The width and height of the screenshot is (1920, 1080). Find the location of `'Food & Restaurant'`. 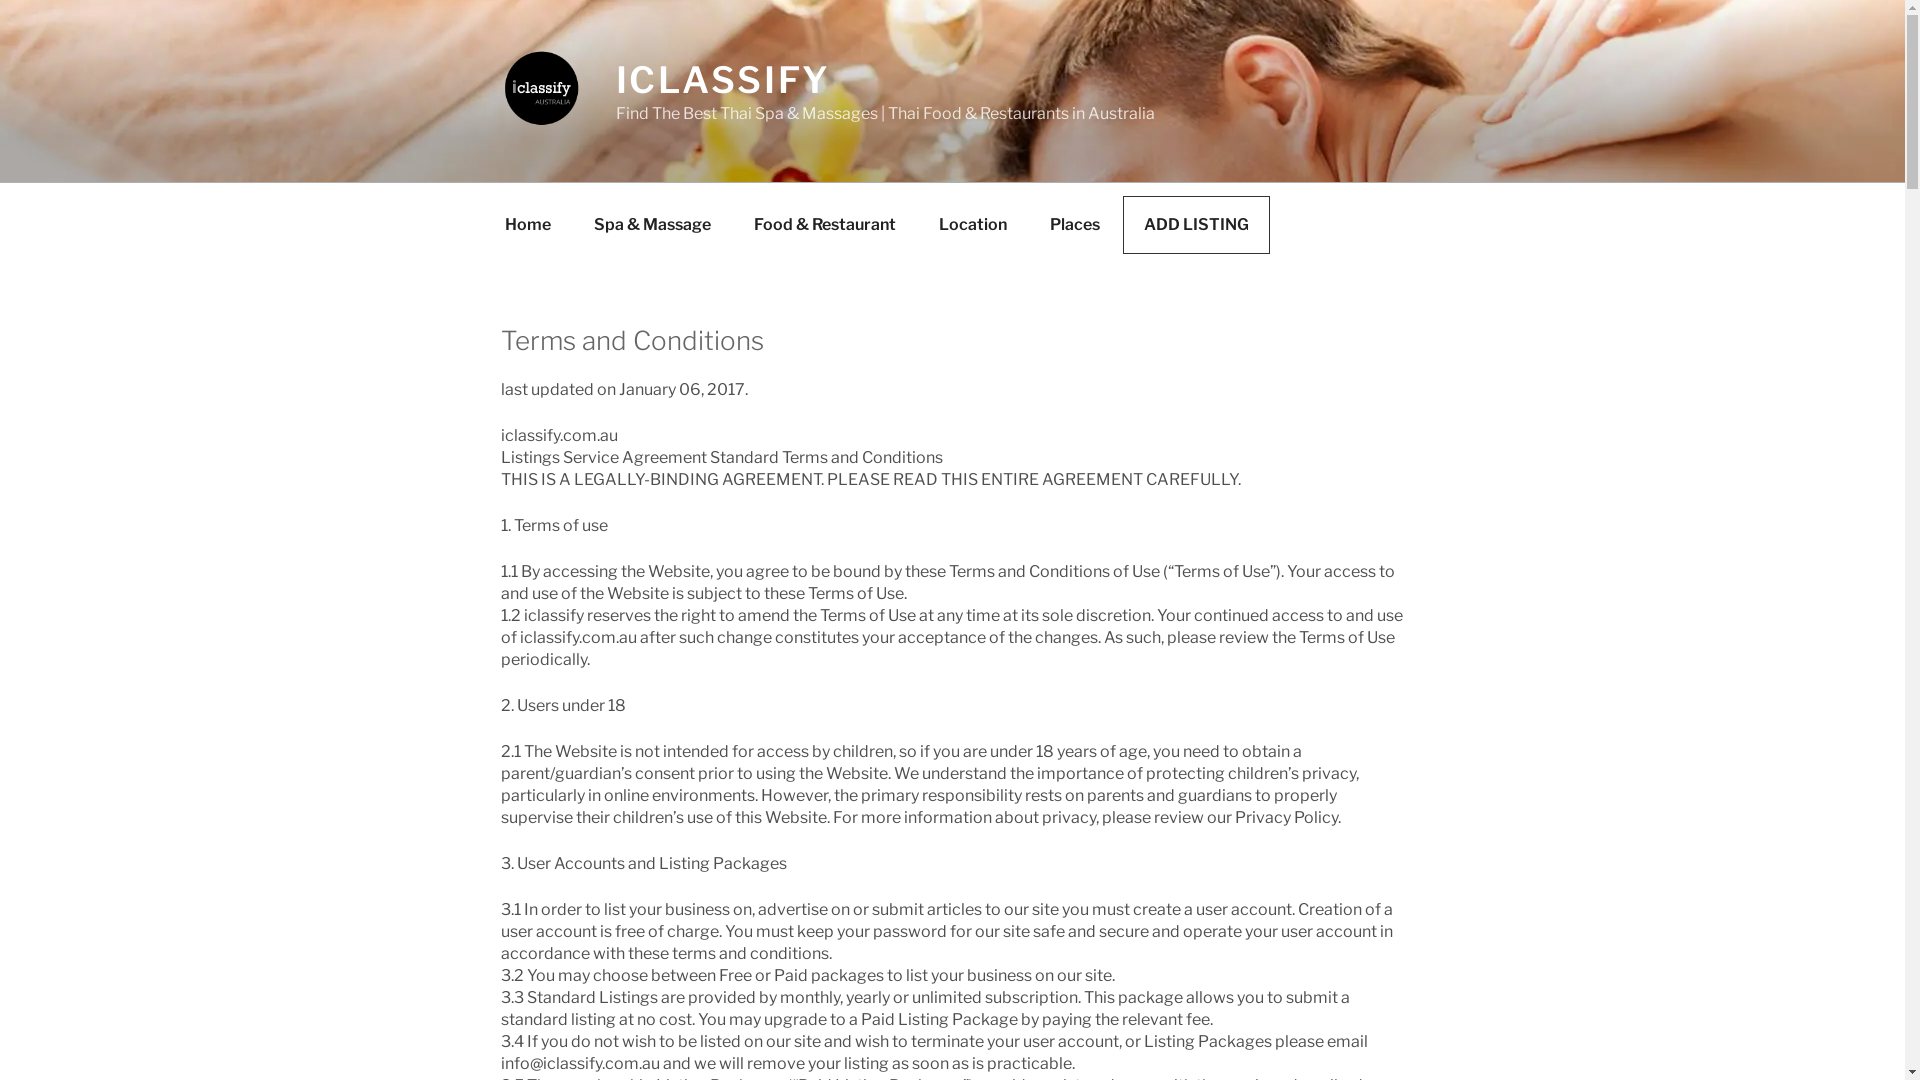

'Food & Restaurant' is located at coordinates (825, 224).